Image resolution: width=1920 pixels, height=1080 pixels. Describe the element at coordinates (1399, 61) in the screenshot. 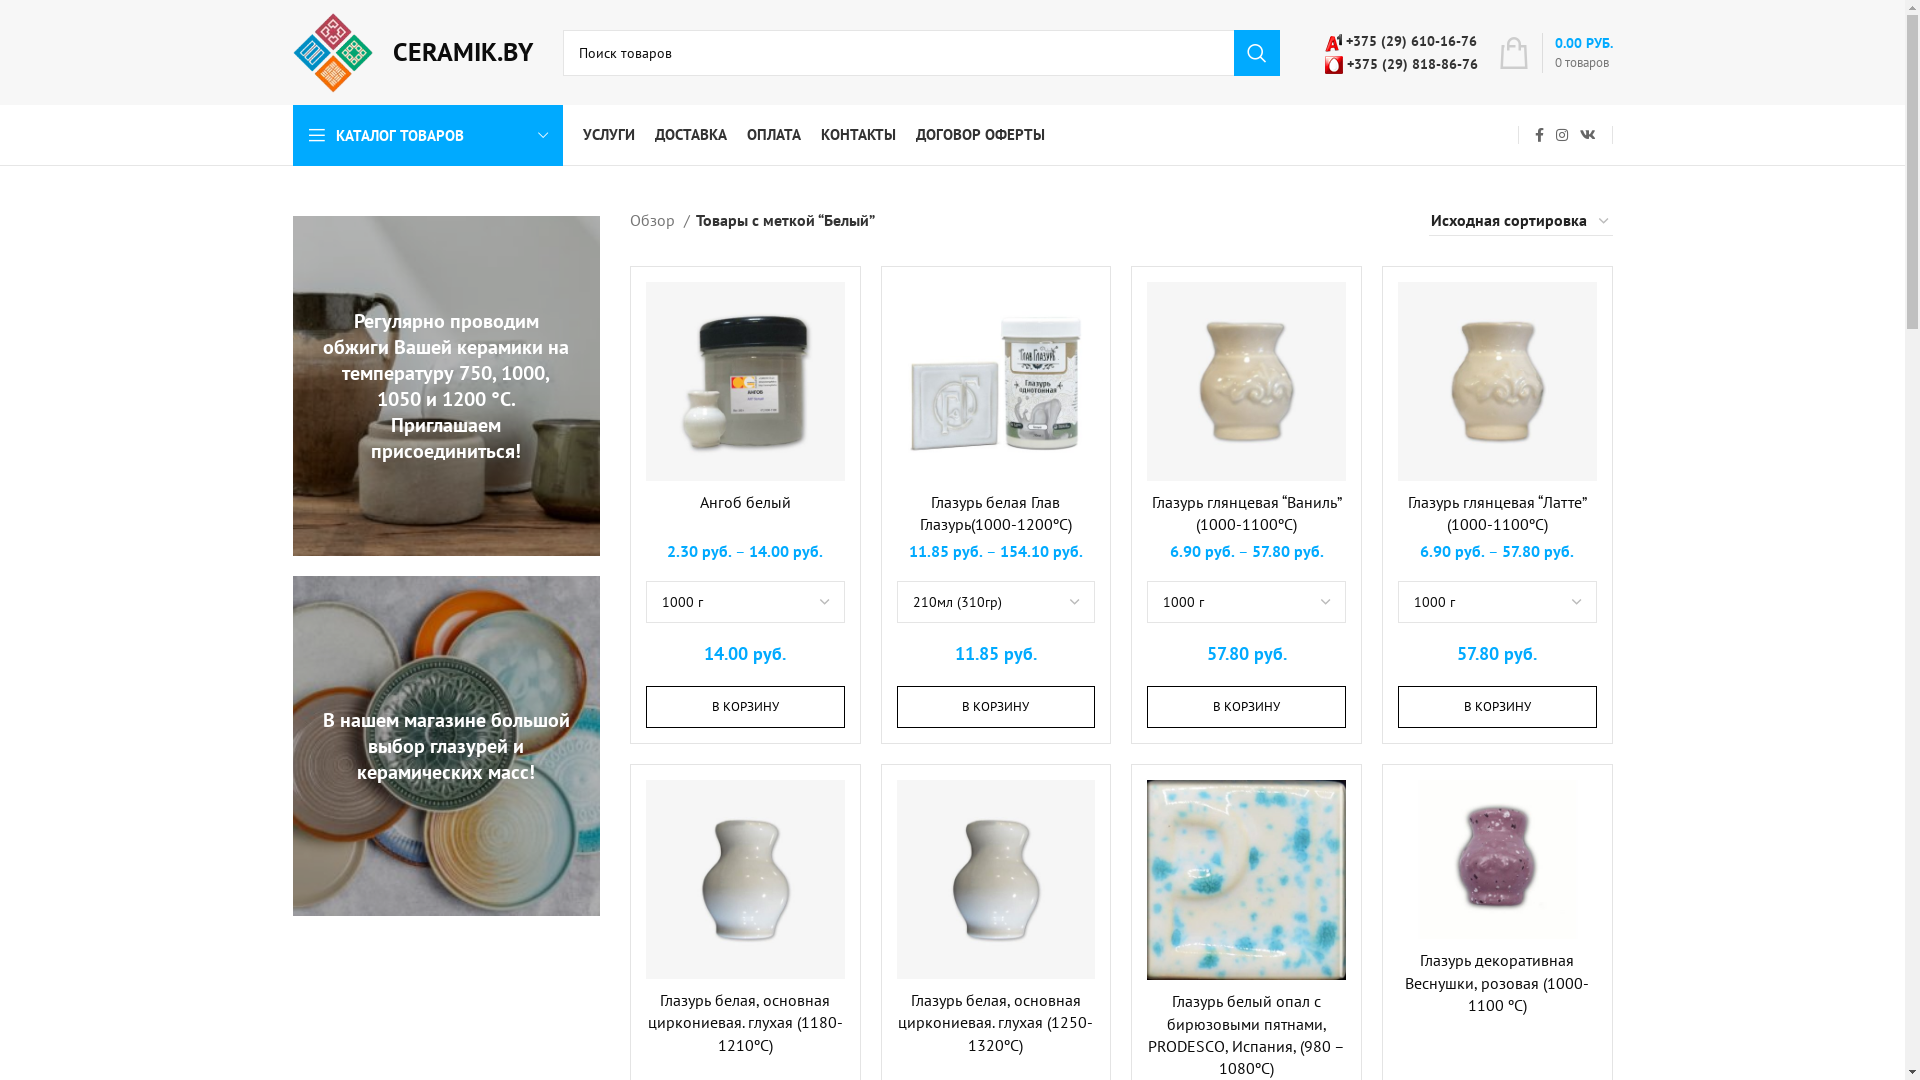

I see `'+375 (29) 818-86-76'` at that location.